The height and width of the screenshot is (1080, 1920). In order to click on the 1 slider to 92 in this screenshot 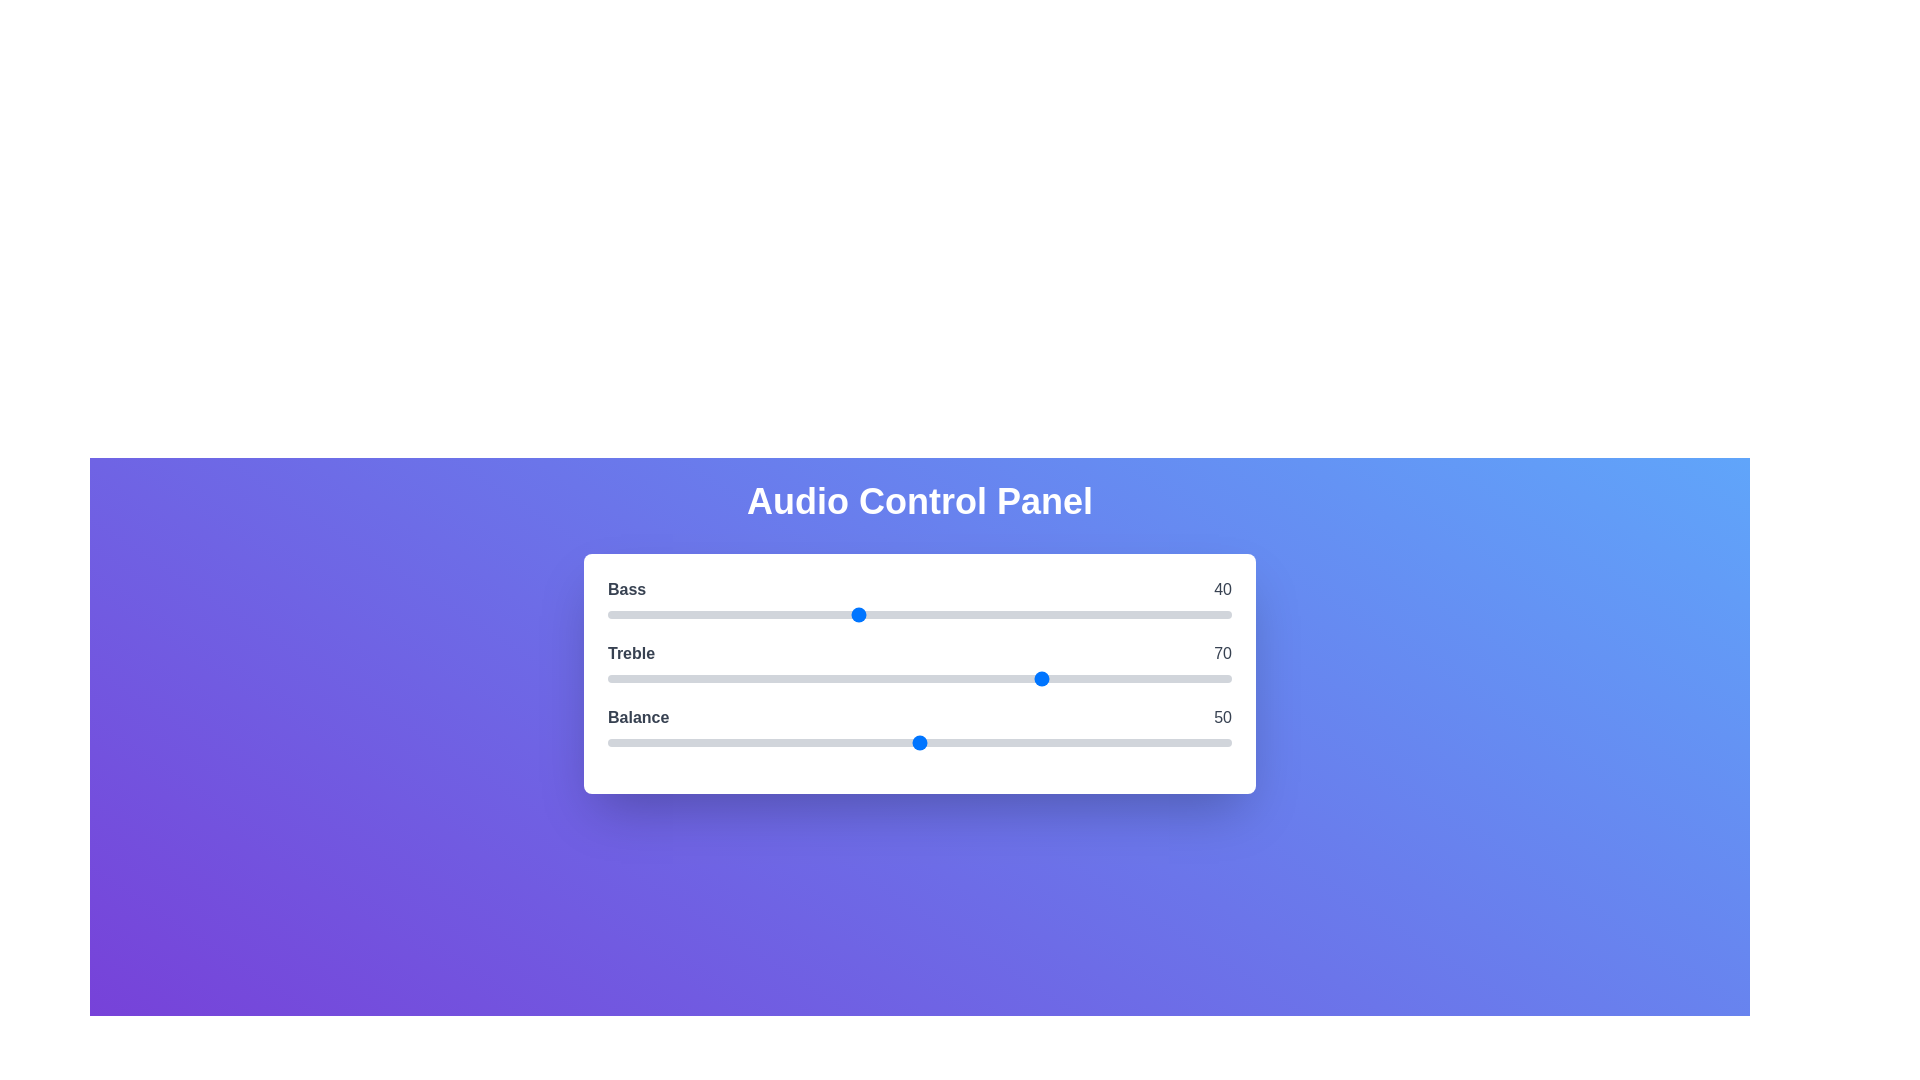, I will do `click(1182, 677)`.